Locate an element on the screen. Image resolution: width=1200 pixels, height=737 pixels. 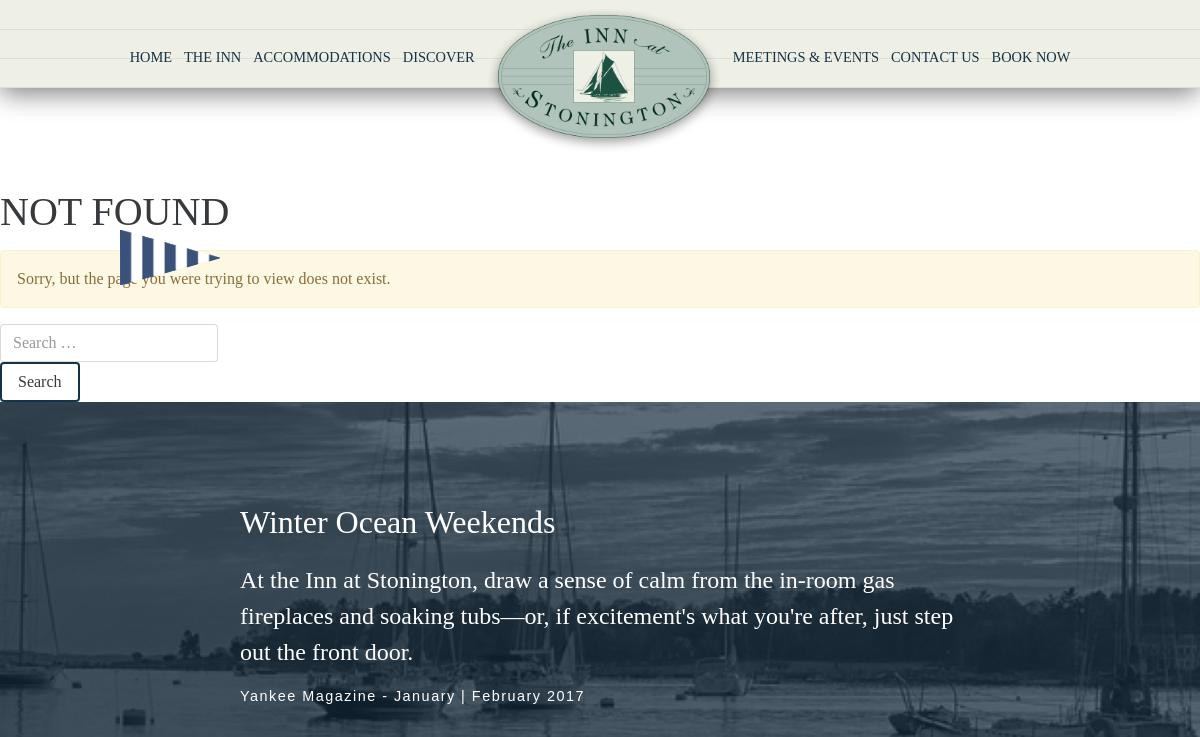
'Home' is located at coordinates (150, 56).